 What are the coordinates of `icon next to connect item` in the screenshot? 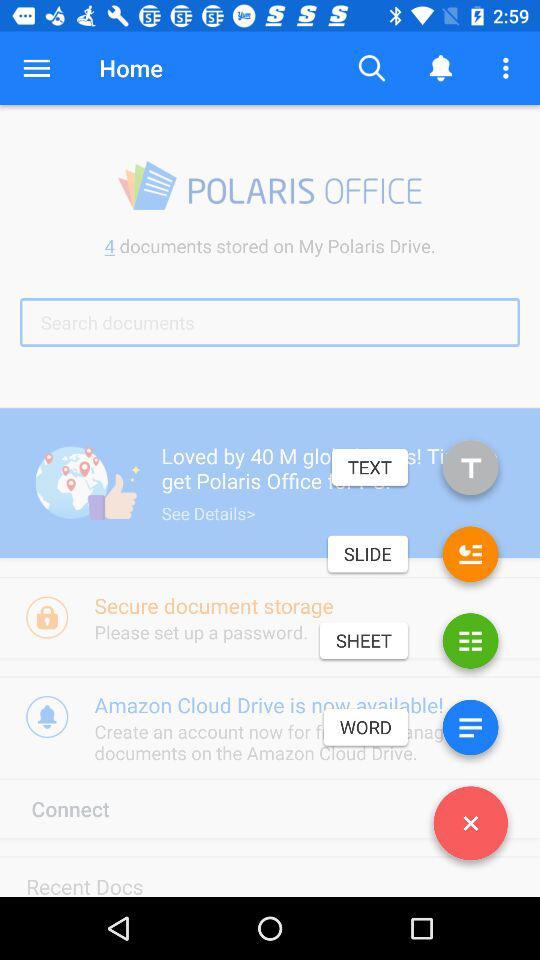 It's located at (470, 827).